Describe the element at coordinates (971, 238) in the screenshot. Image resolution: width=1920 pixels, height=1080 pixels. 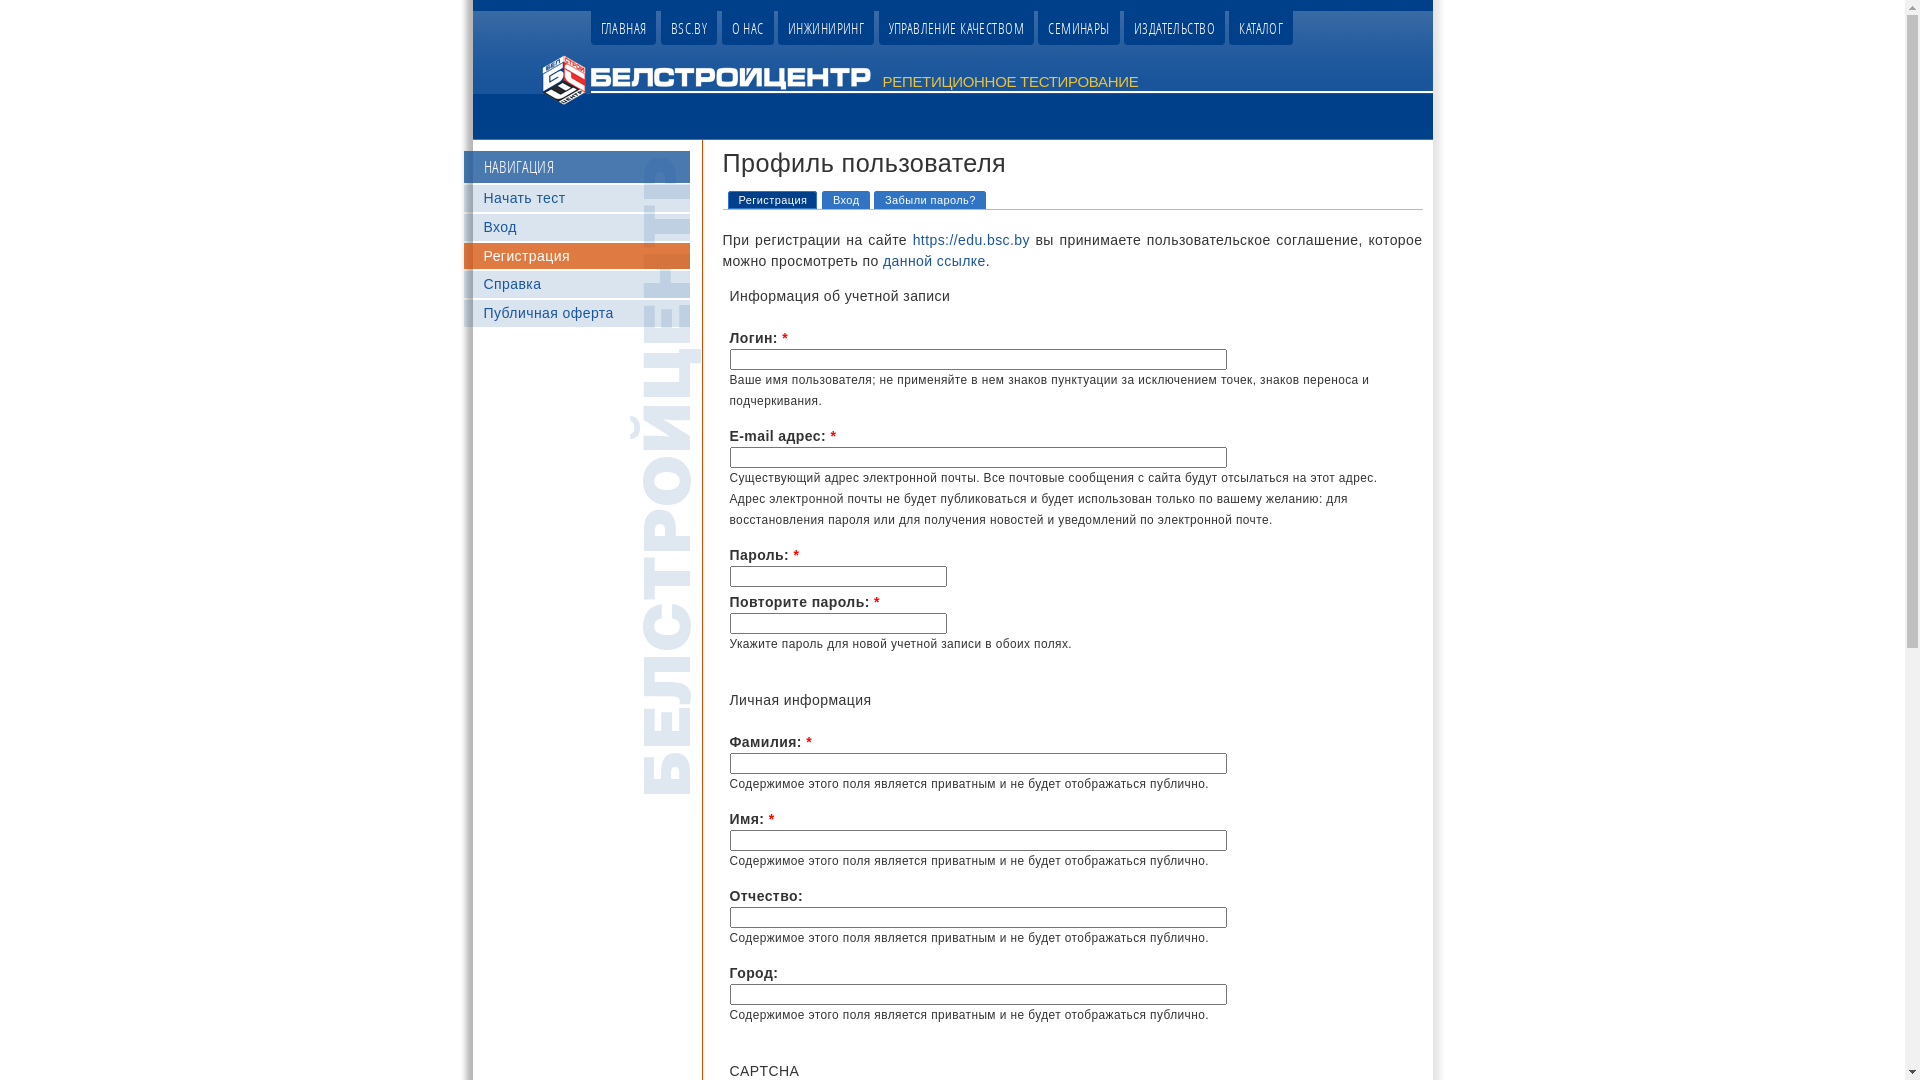
I see `'https://edu.bsc.by'` at that location.